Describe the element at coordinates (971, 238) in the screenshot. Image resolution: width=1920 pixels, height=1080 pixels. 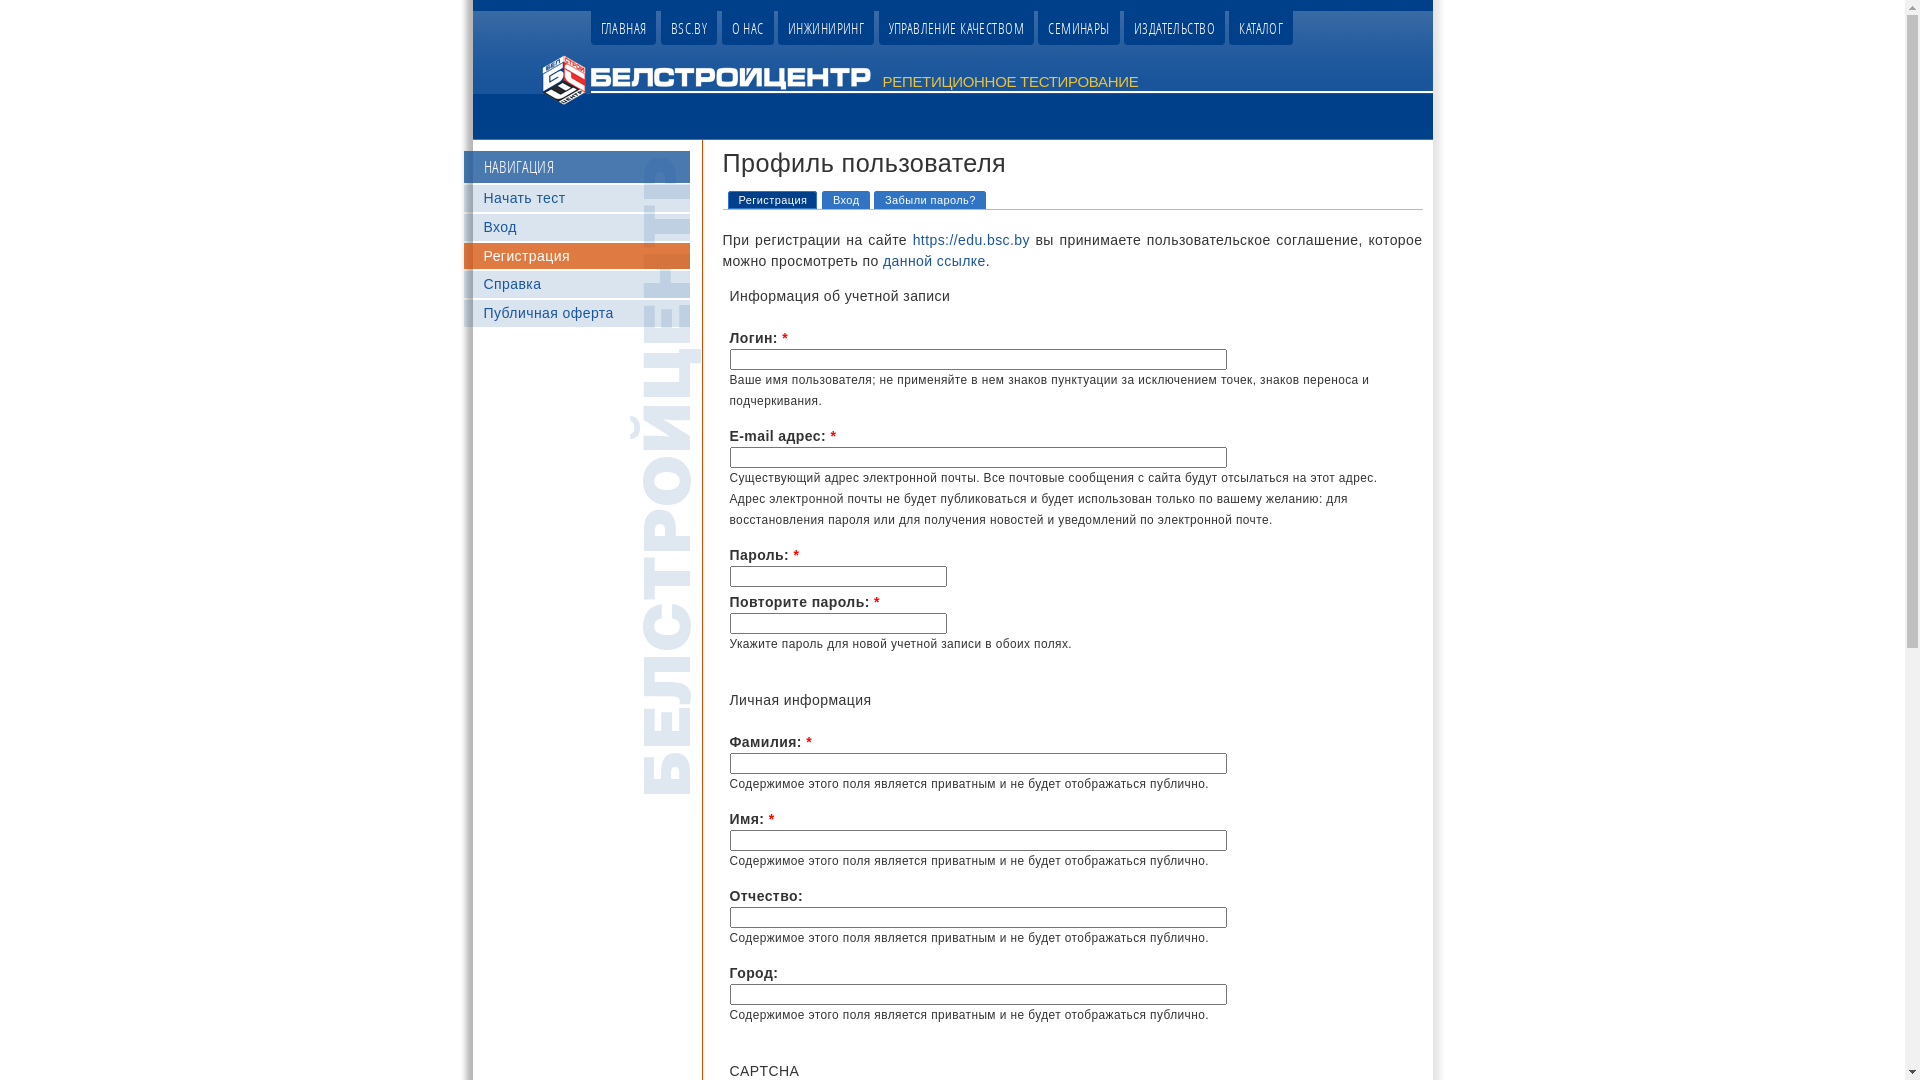
I see `'https://edu.bsc.by'` at that location.